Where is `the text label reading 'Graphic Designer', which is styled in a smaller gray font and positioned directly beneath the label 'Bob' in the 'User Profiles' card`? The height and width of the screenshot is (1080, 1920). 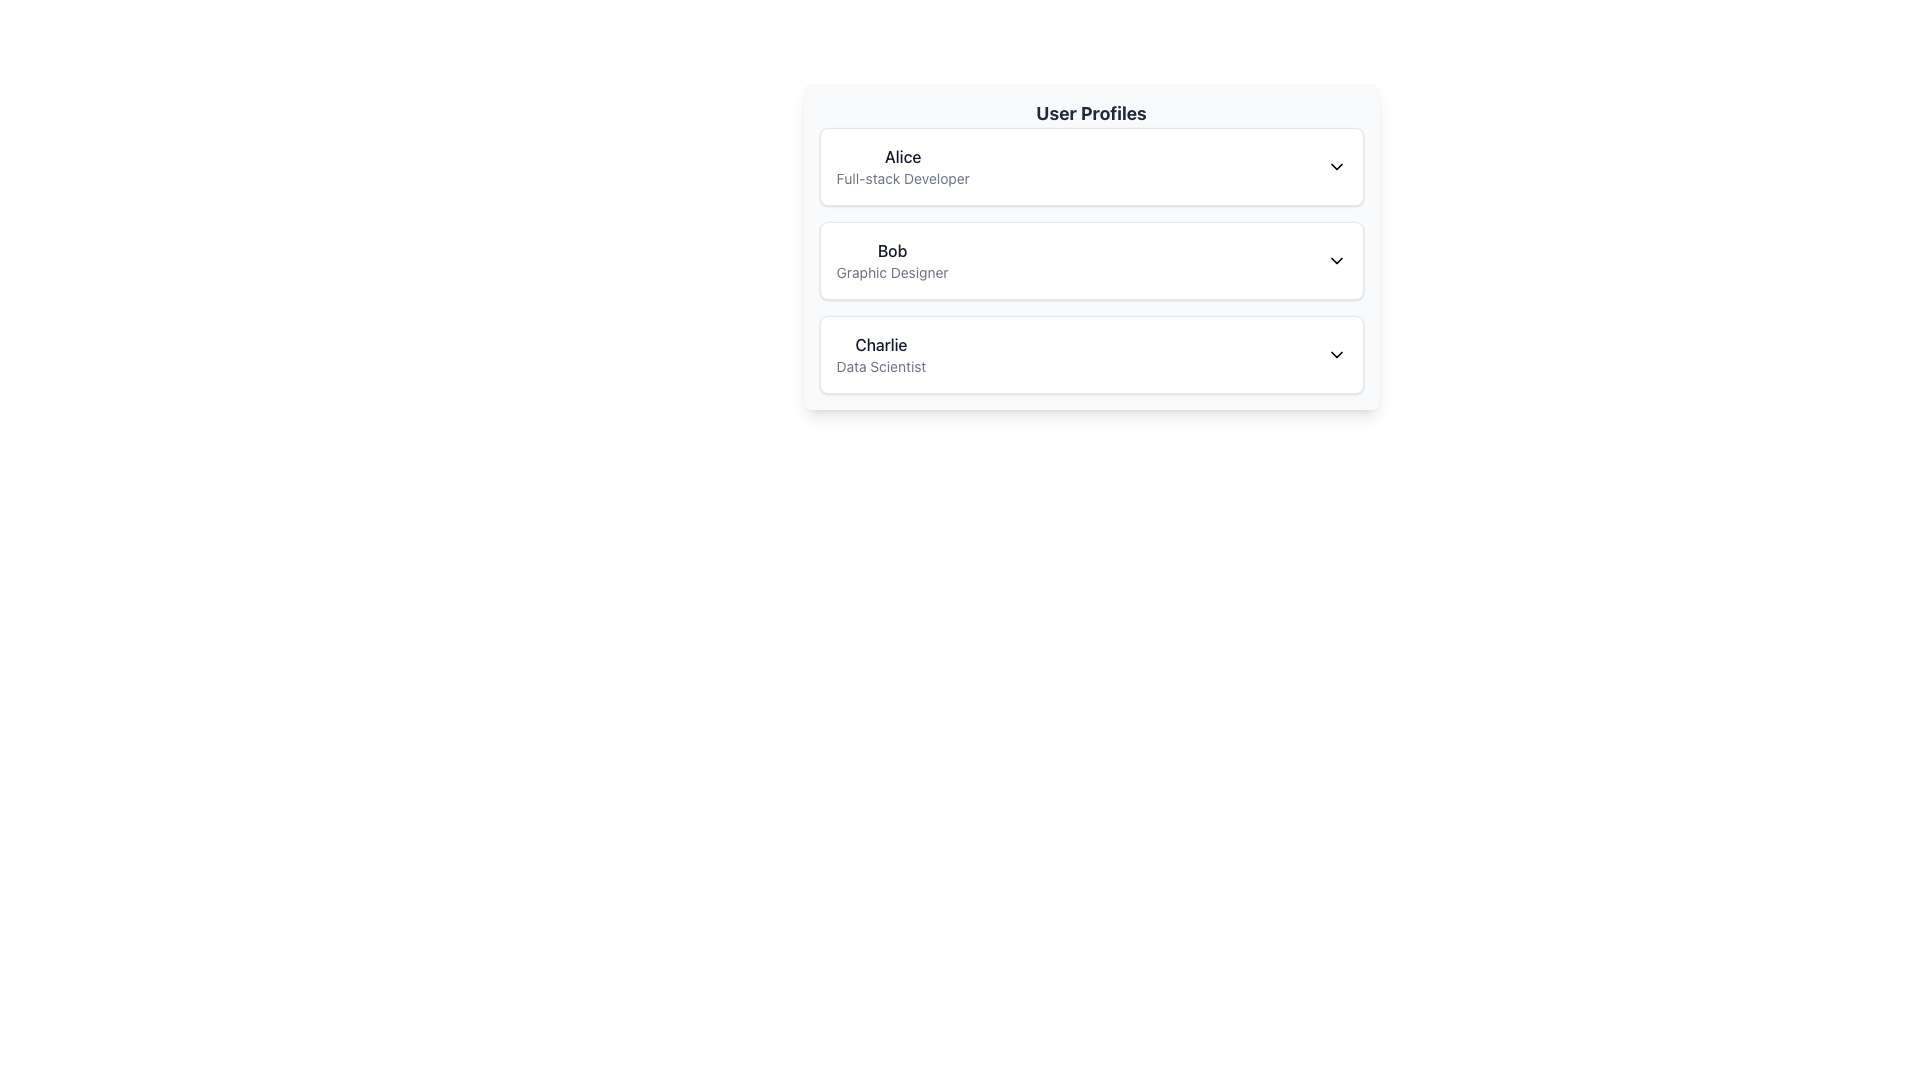 the text label reading 'Graphic Designer', which is styled in a smaller gray font and positioned directly beneath the label 'Bob' in the 'User Profiles' card is located at coordinates (891, 273).